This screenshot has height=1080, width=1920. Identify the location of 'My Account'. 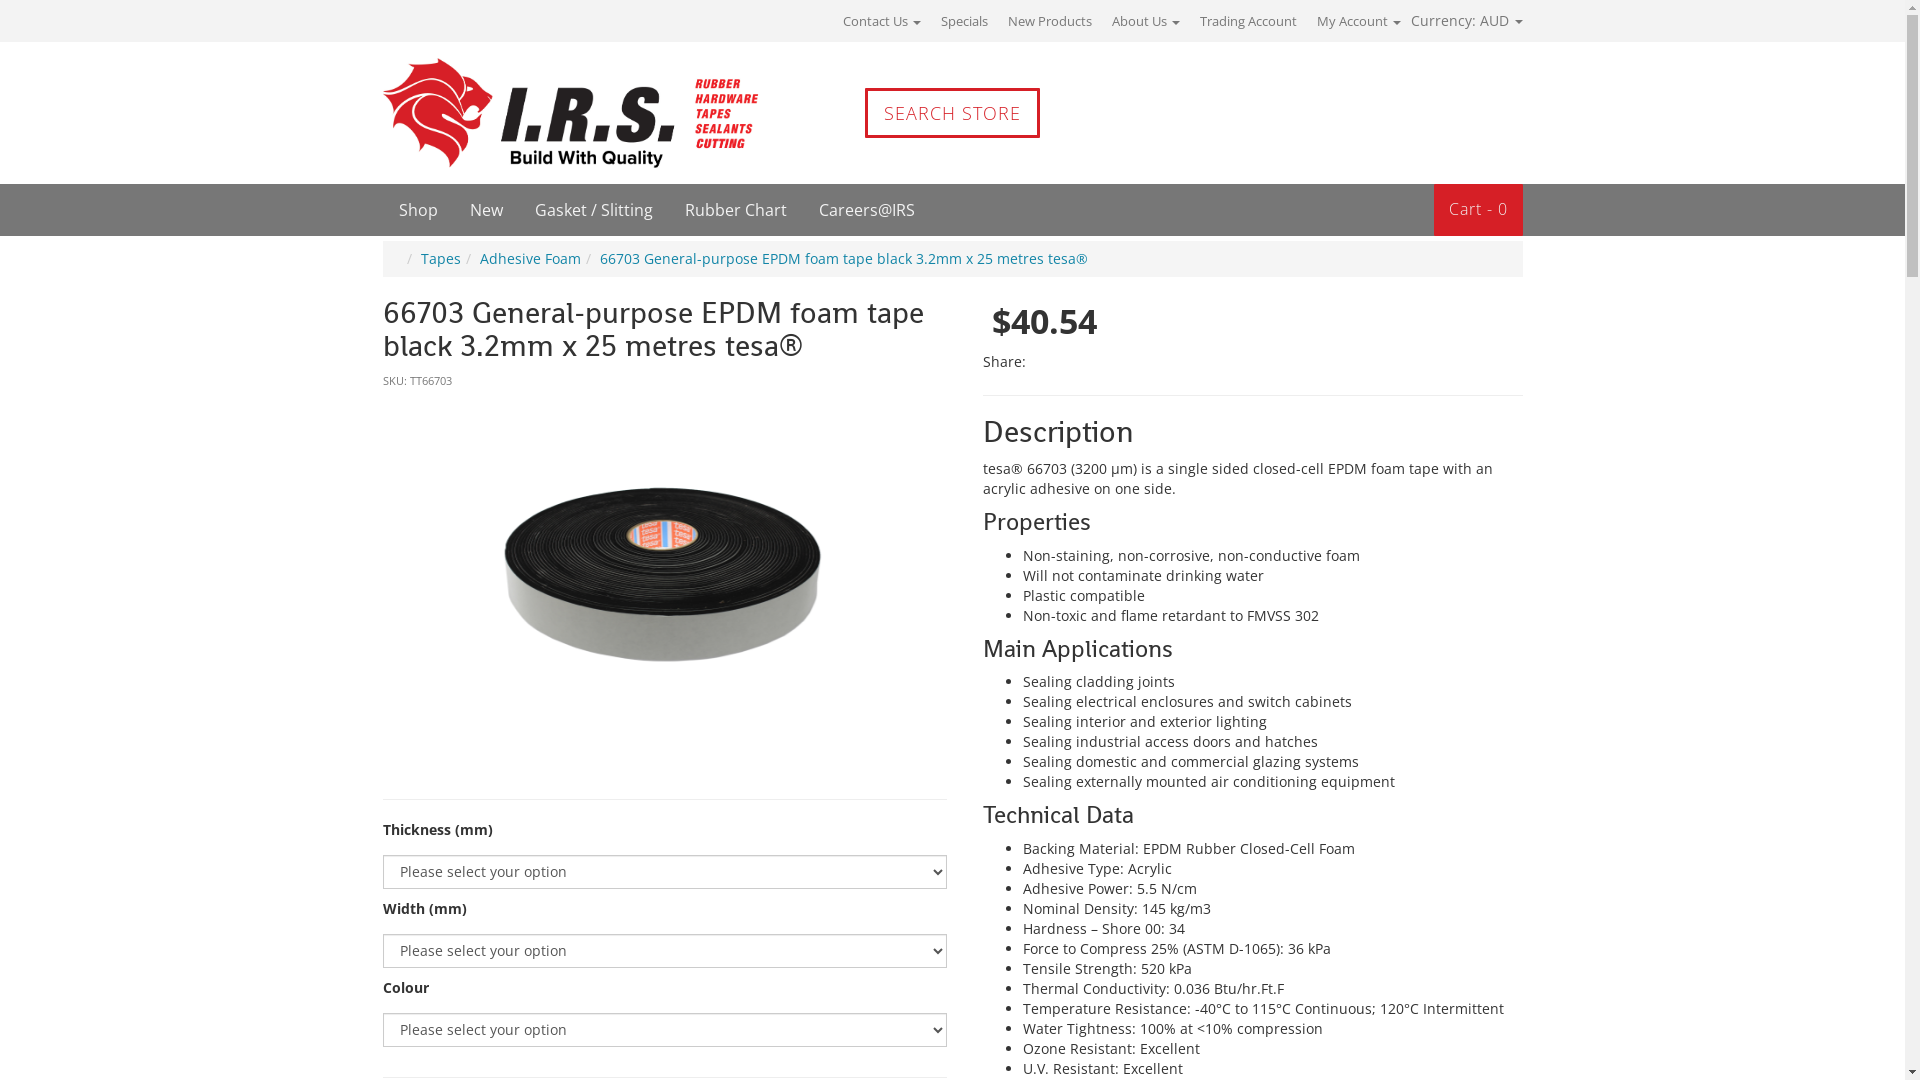
(1358, 20).